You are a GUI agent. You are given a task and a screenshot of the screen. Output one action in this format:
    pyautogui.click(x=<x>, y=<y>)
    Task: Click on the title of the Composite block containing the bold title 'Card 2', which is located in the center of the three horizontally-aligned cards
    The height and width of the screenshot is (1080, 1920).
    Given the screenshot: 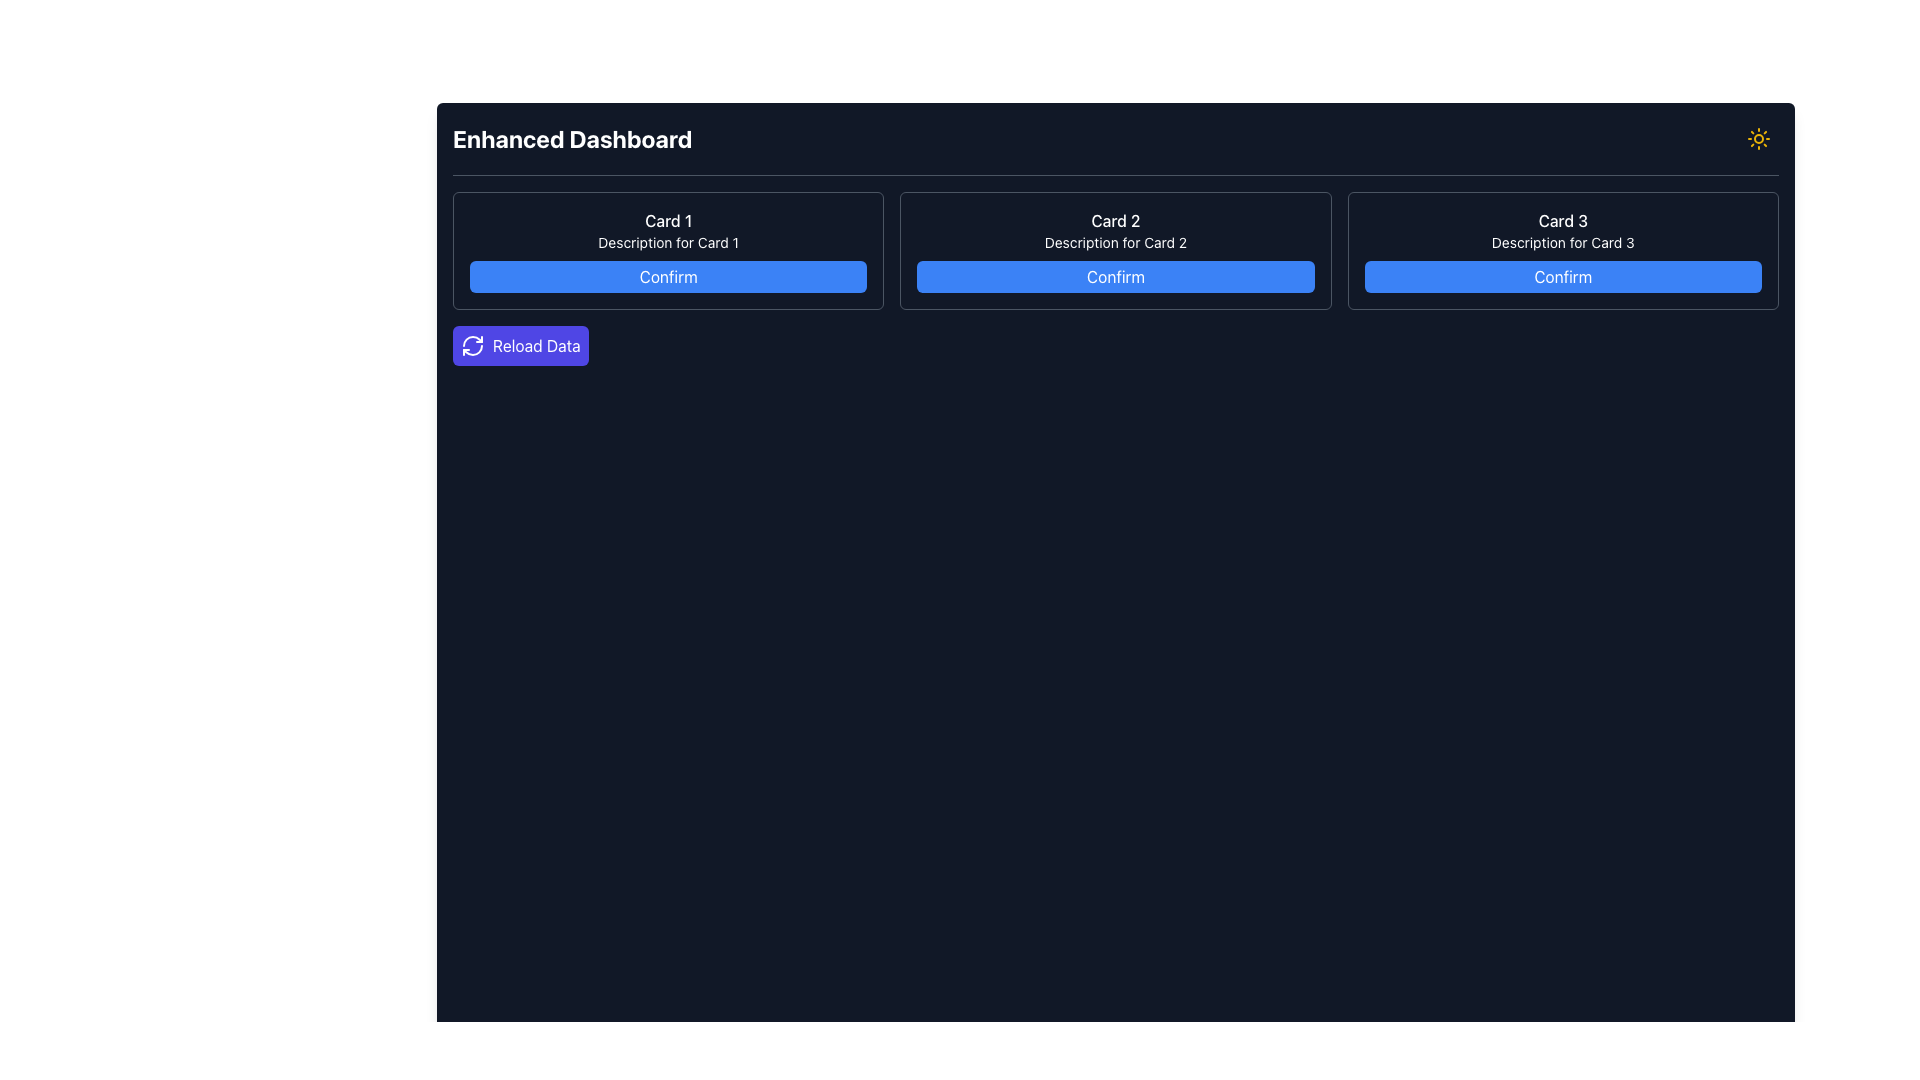 What is the action you would take?
    pyautogui.click(x=1114, y=249)
    